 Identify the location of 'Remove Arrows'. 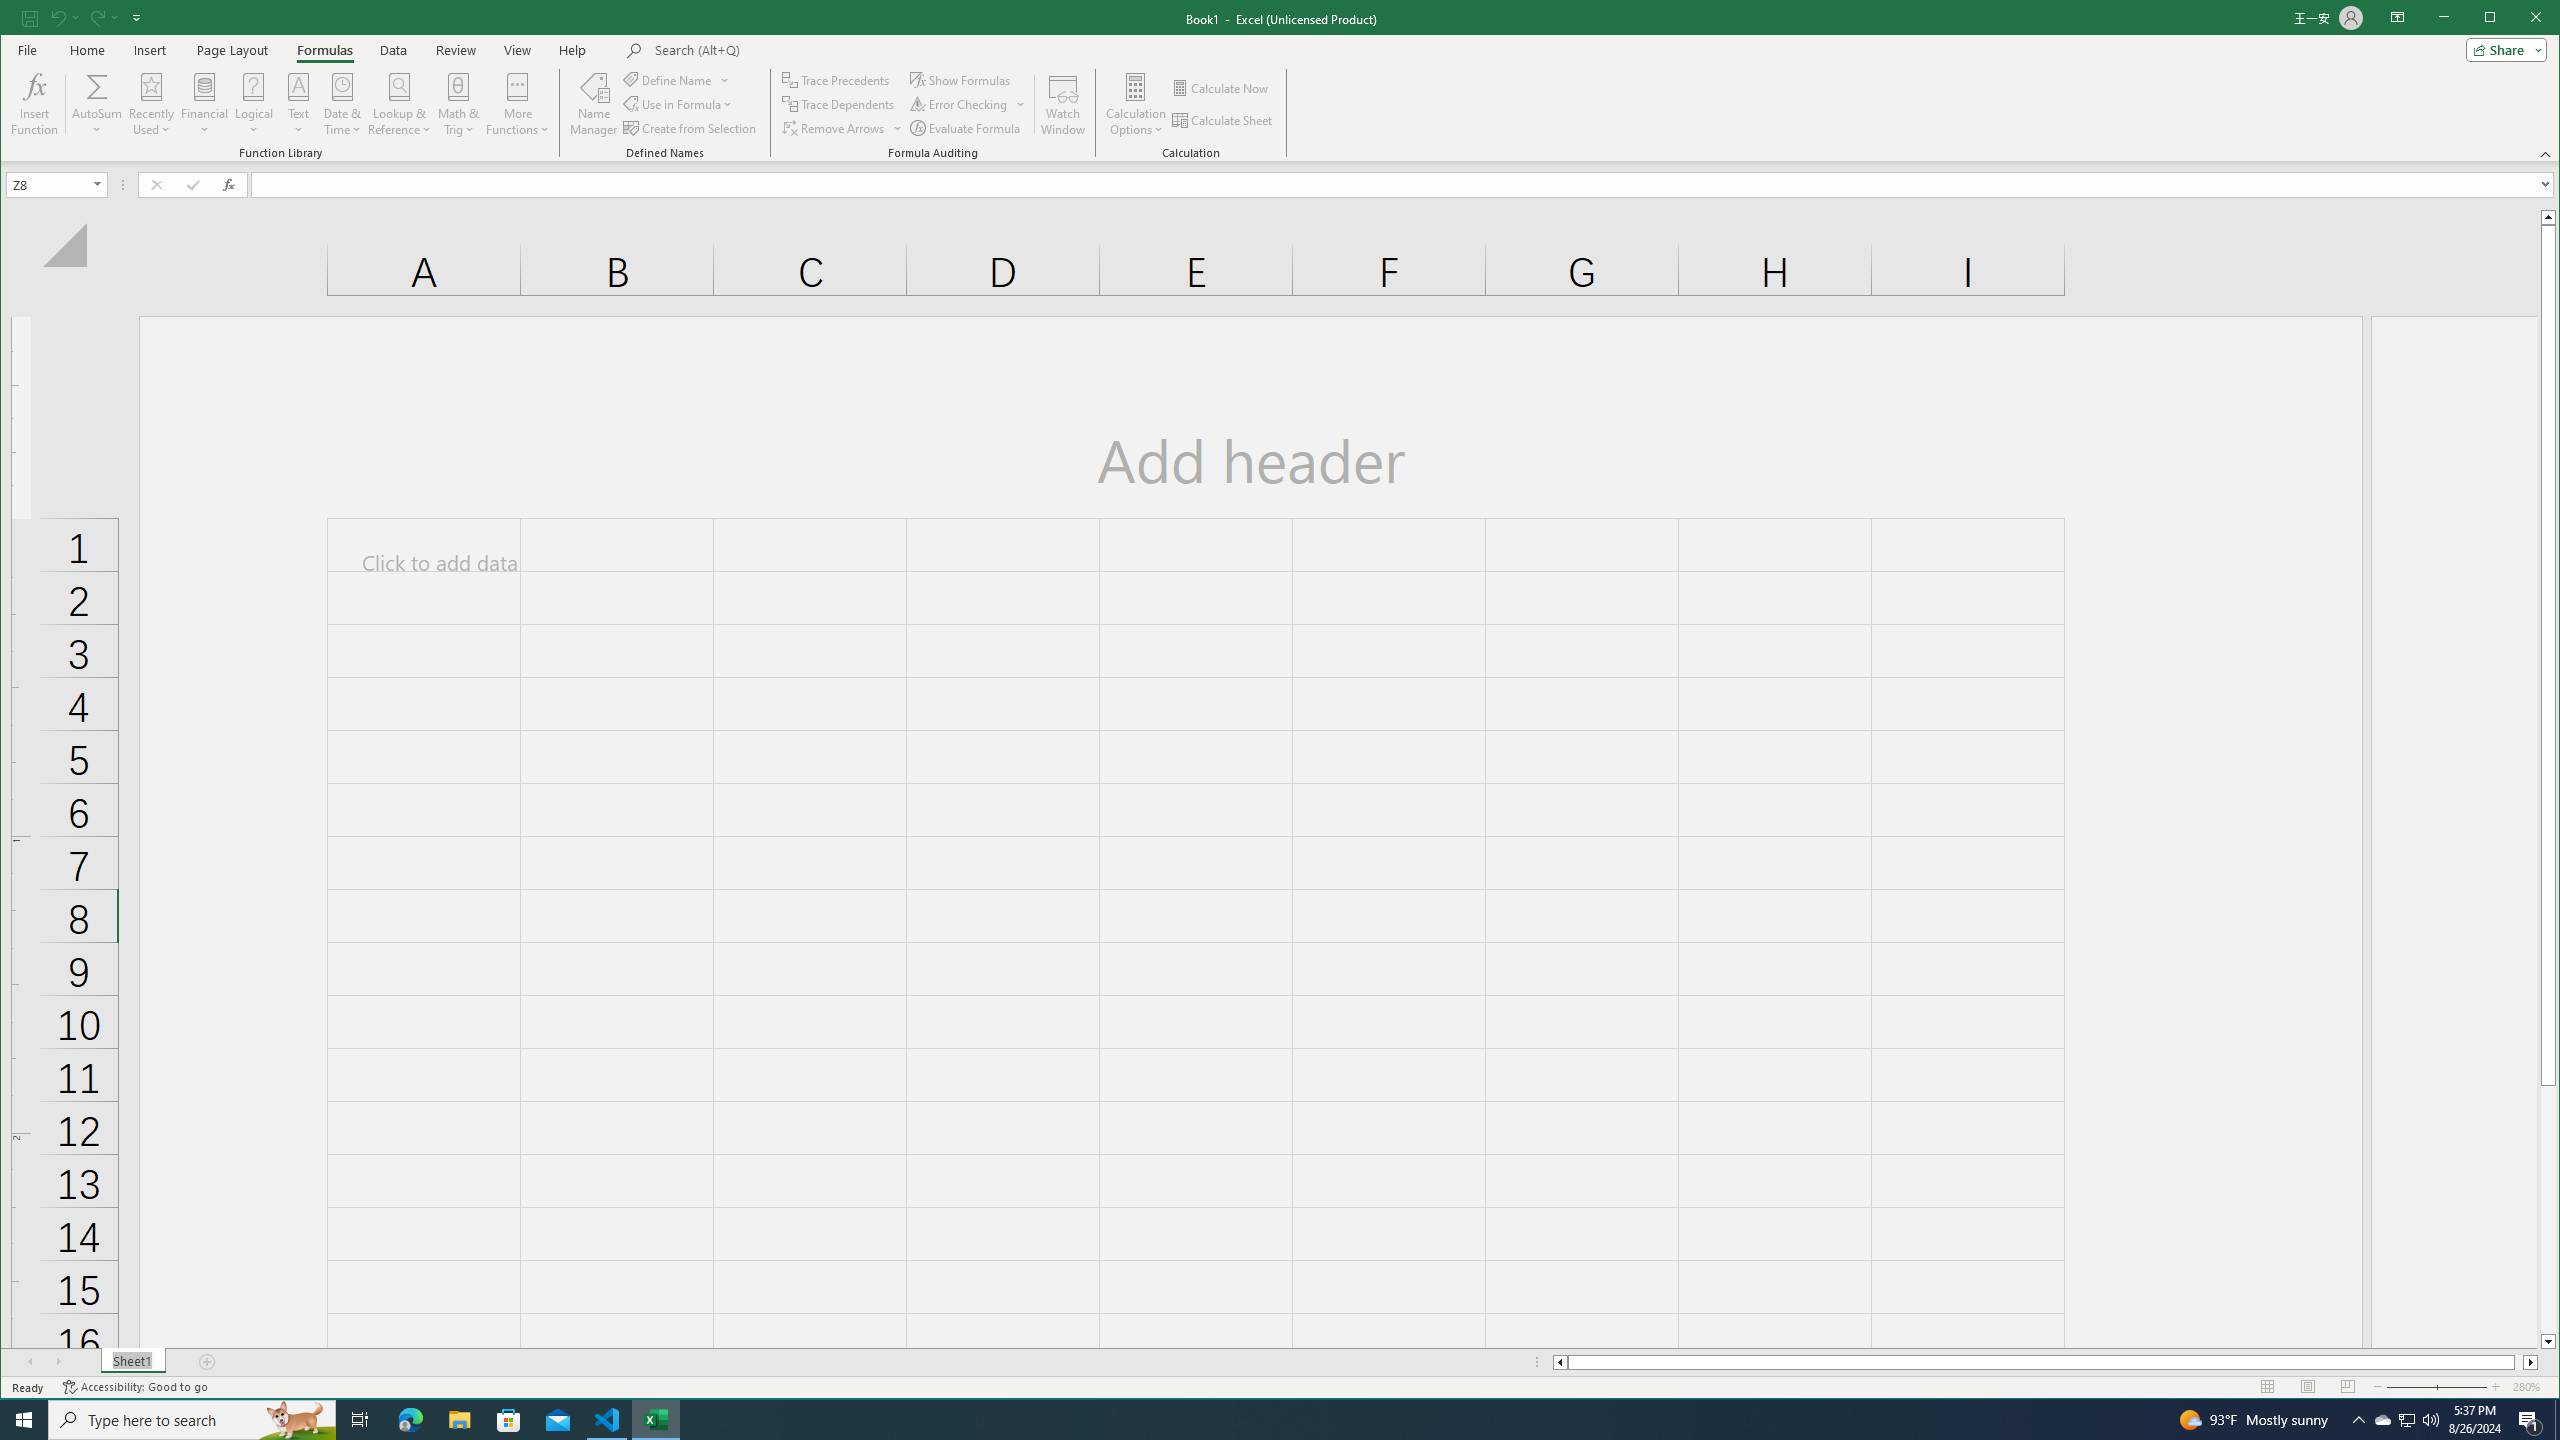
(841, 127).